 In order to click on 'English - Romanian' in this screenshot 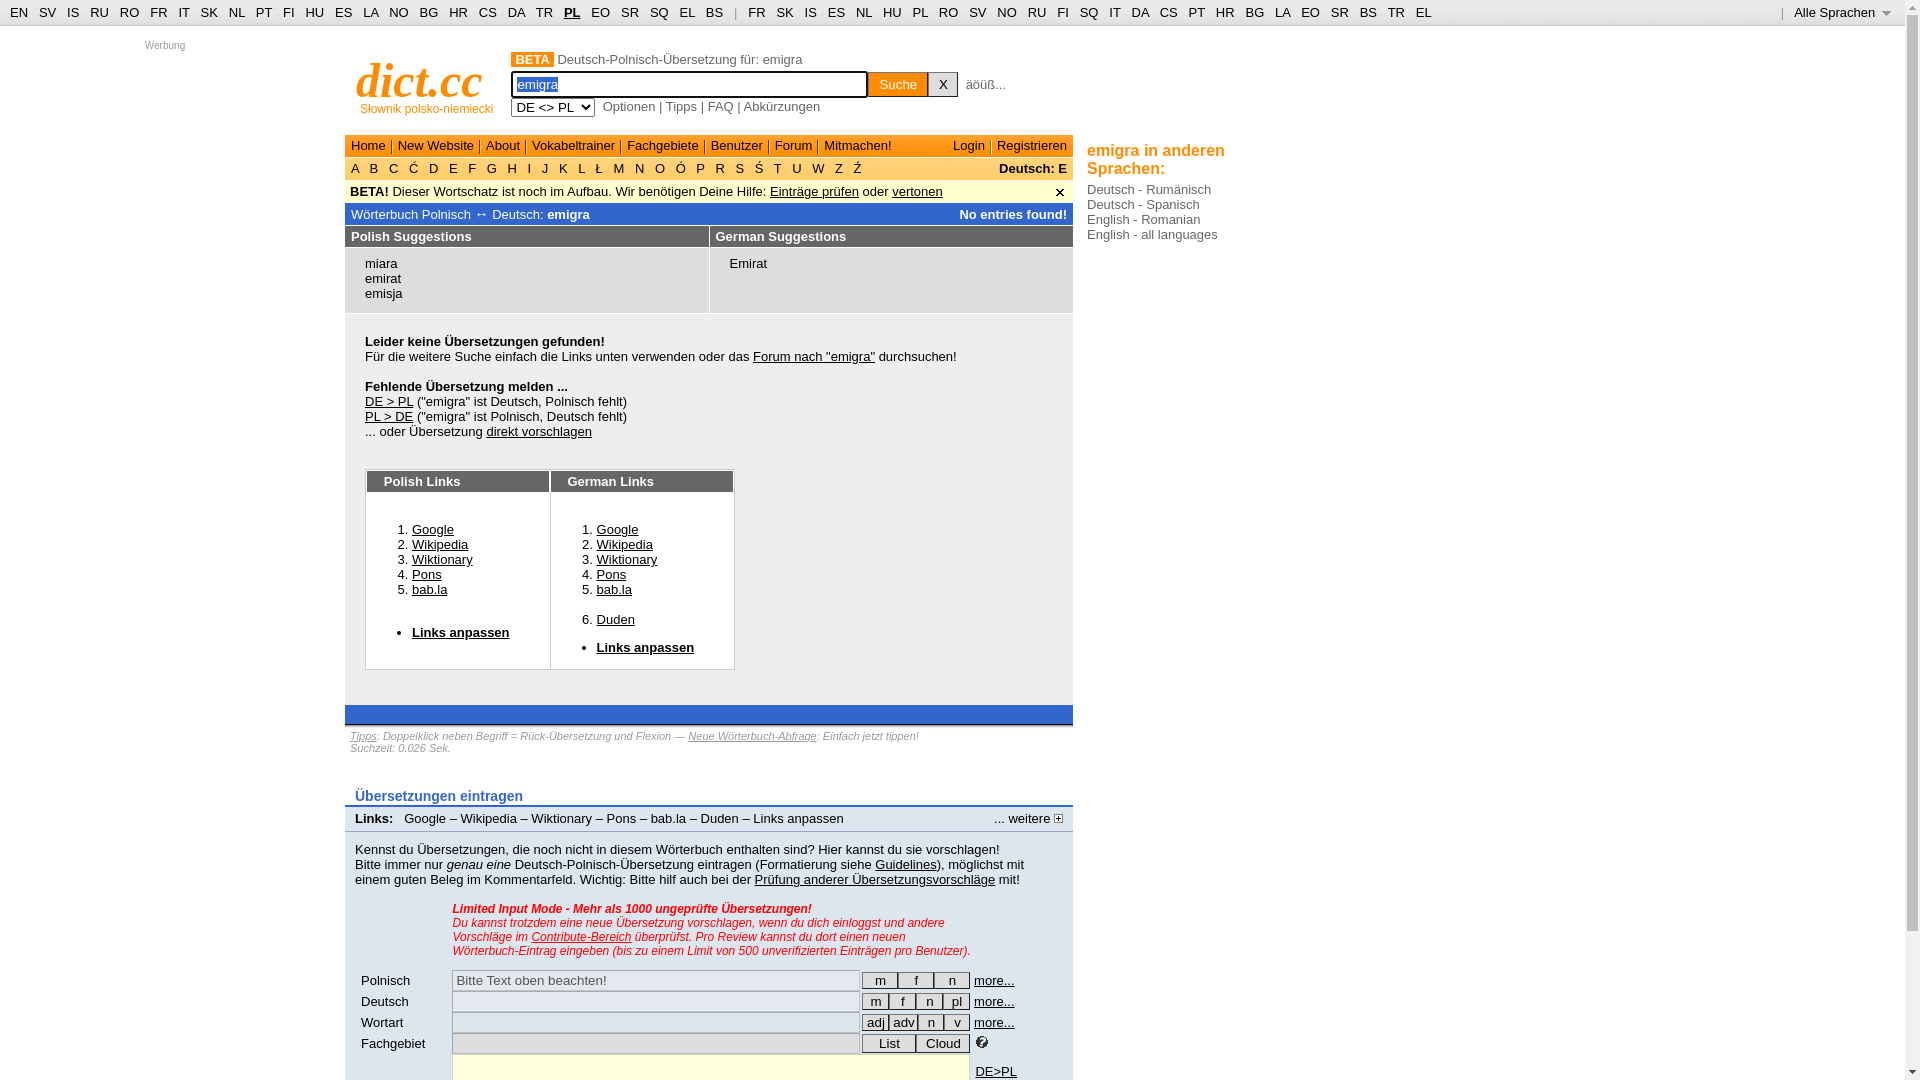, I will do `click(1085, 219)`.